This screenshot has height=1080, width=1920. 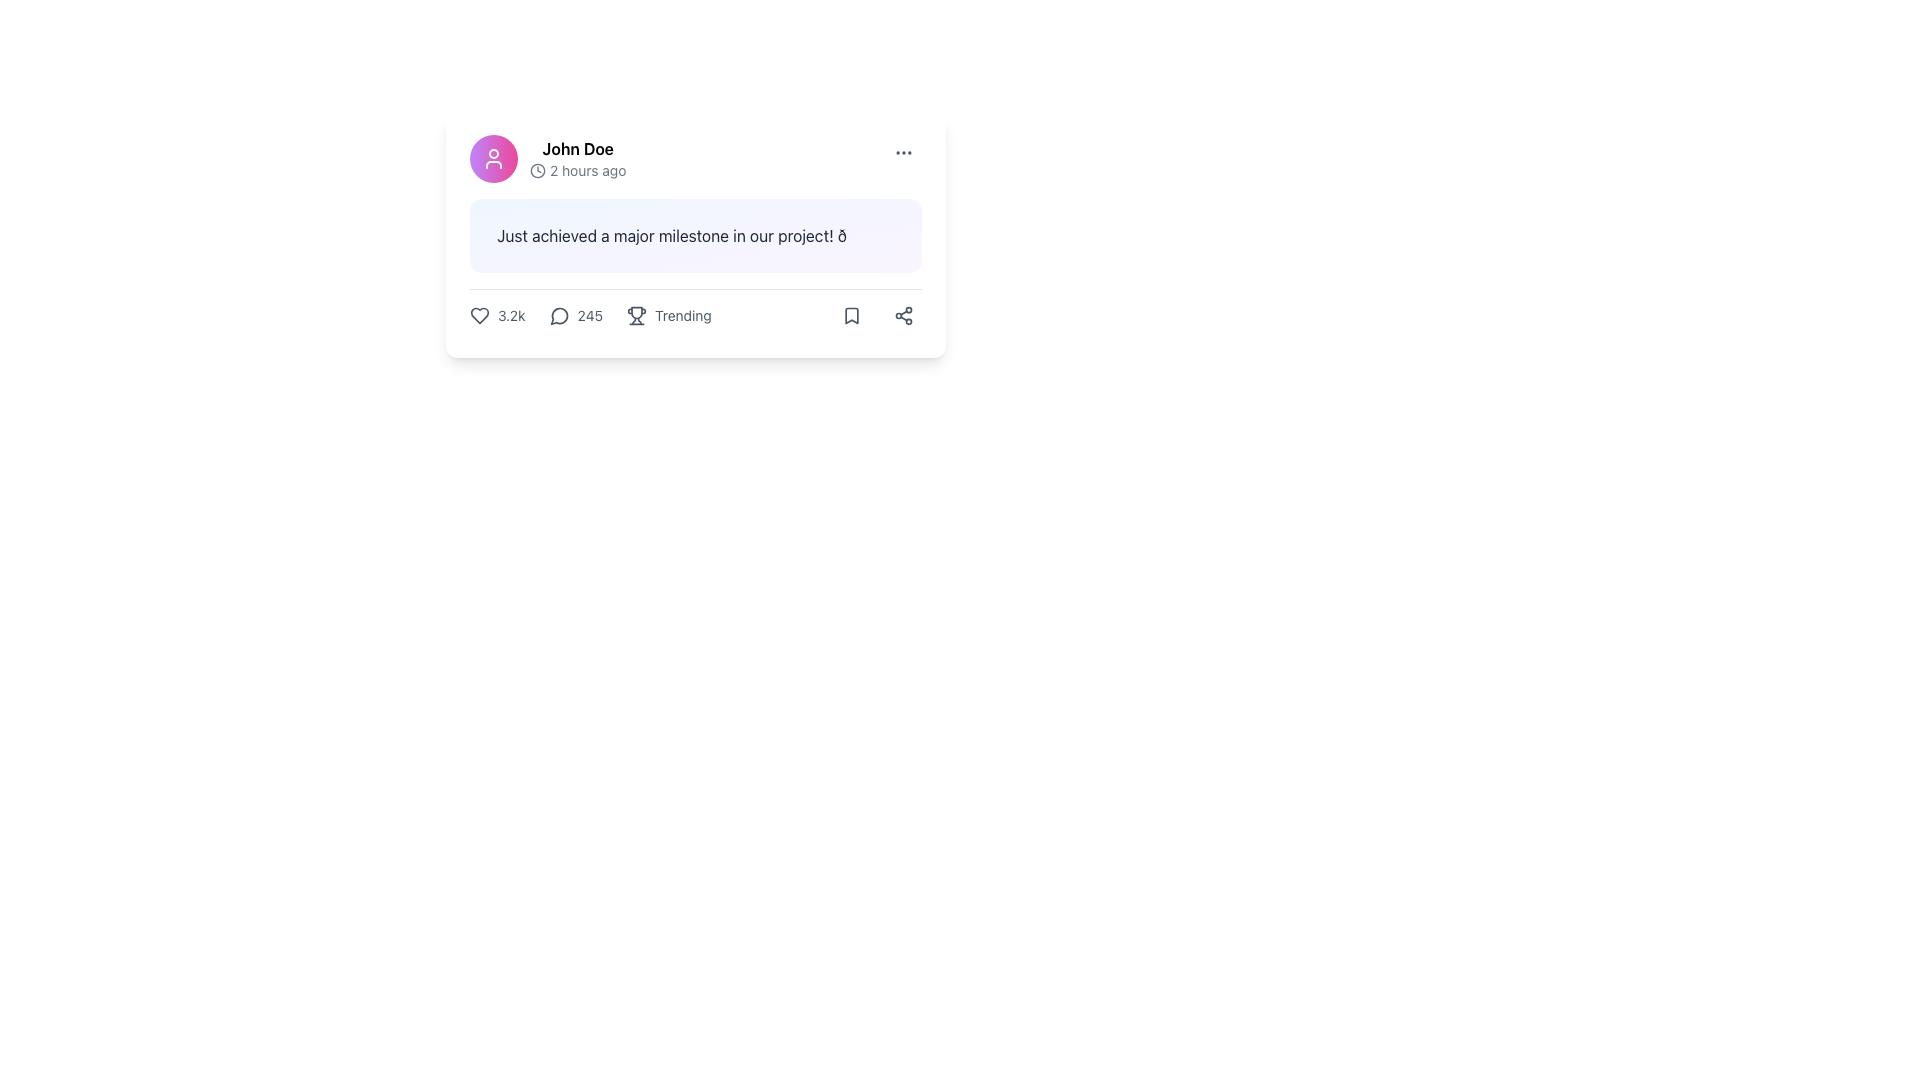 What do you see at coordinates (559, 315) in the screenshot?
I see `the comments icon located at the bottom left of the card, next to the comments counter` at bounding box center [559, 315].